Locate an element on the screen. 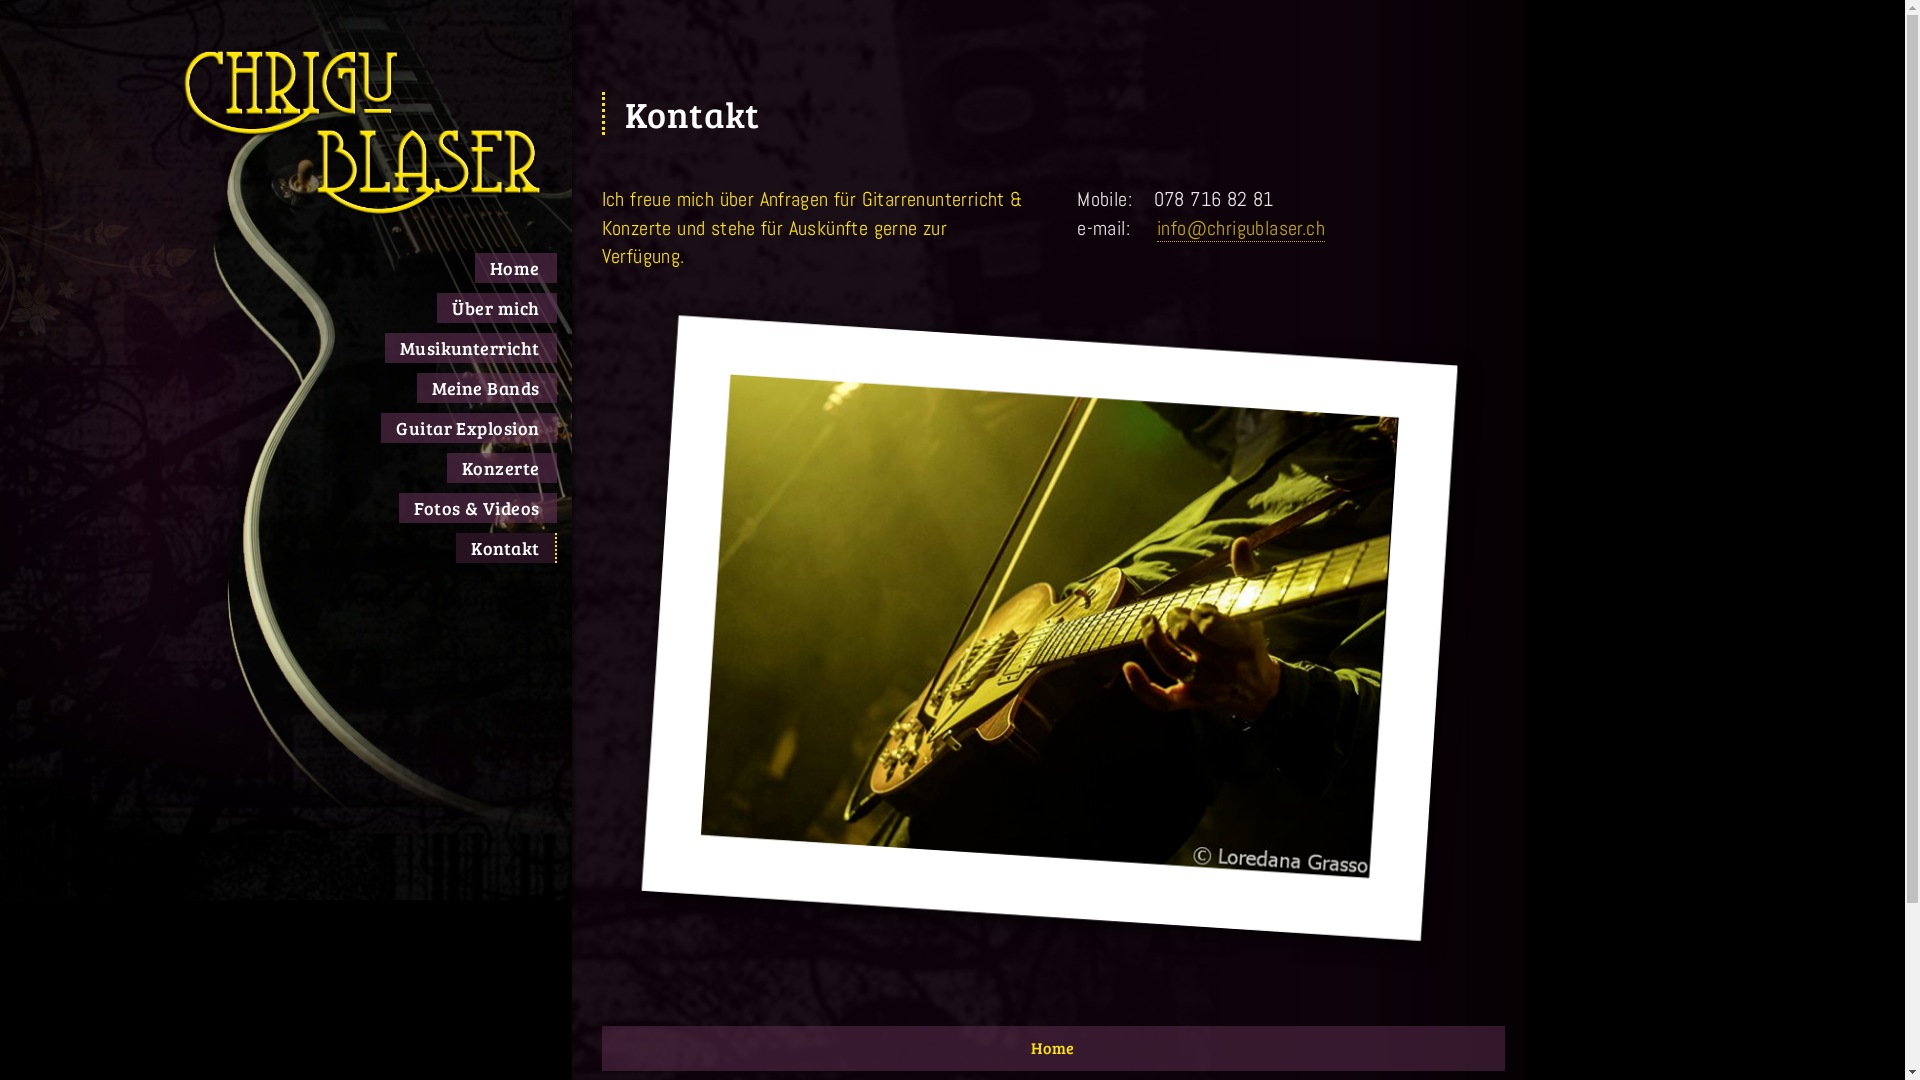 This screenshot has width=1920, height=1080. 'Kontakt' is located at coordinates (455, 547).